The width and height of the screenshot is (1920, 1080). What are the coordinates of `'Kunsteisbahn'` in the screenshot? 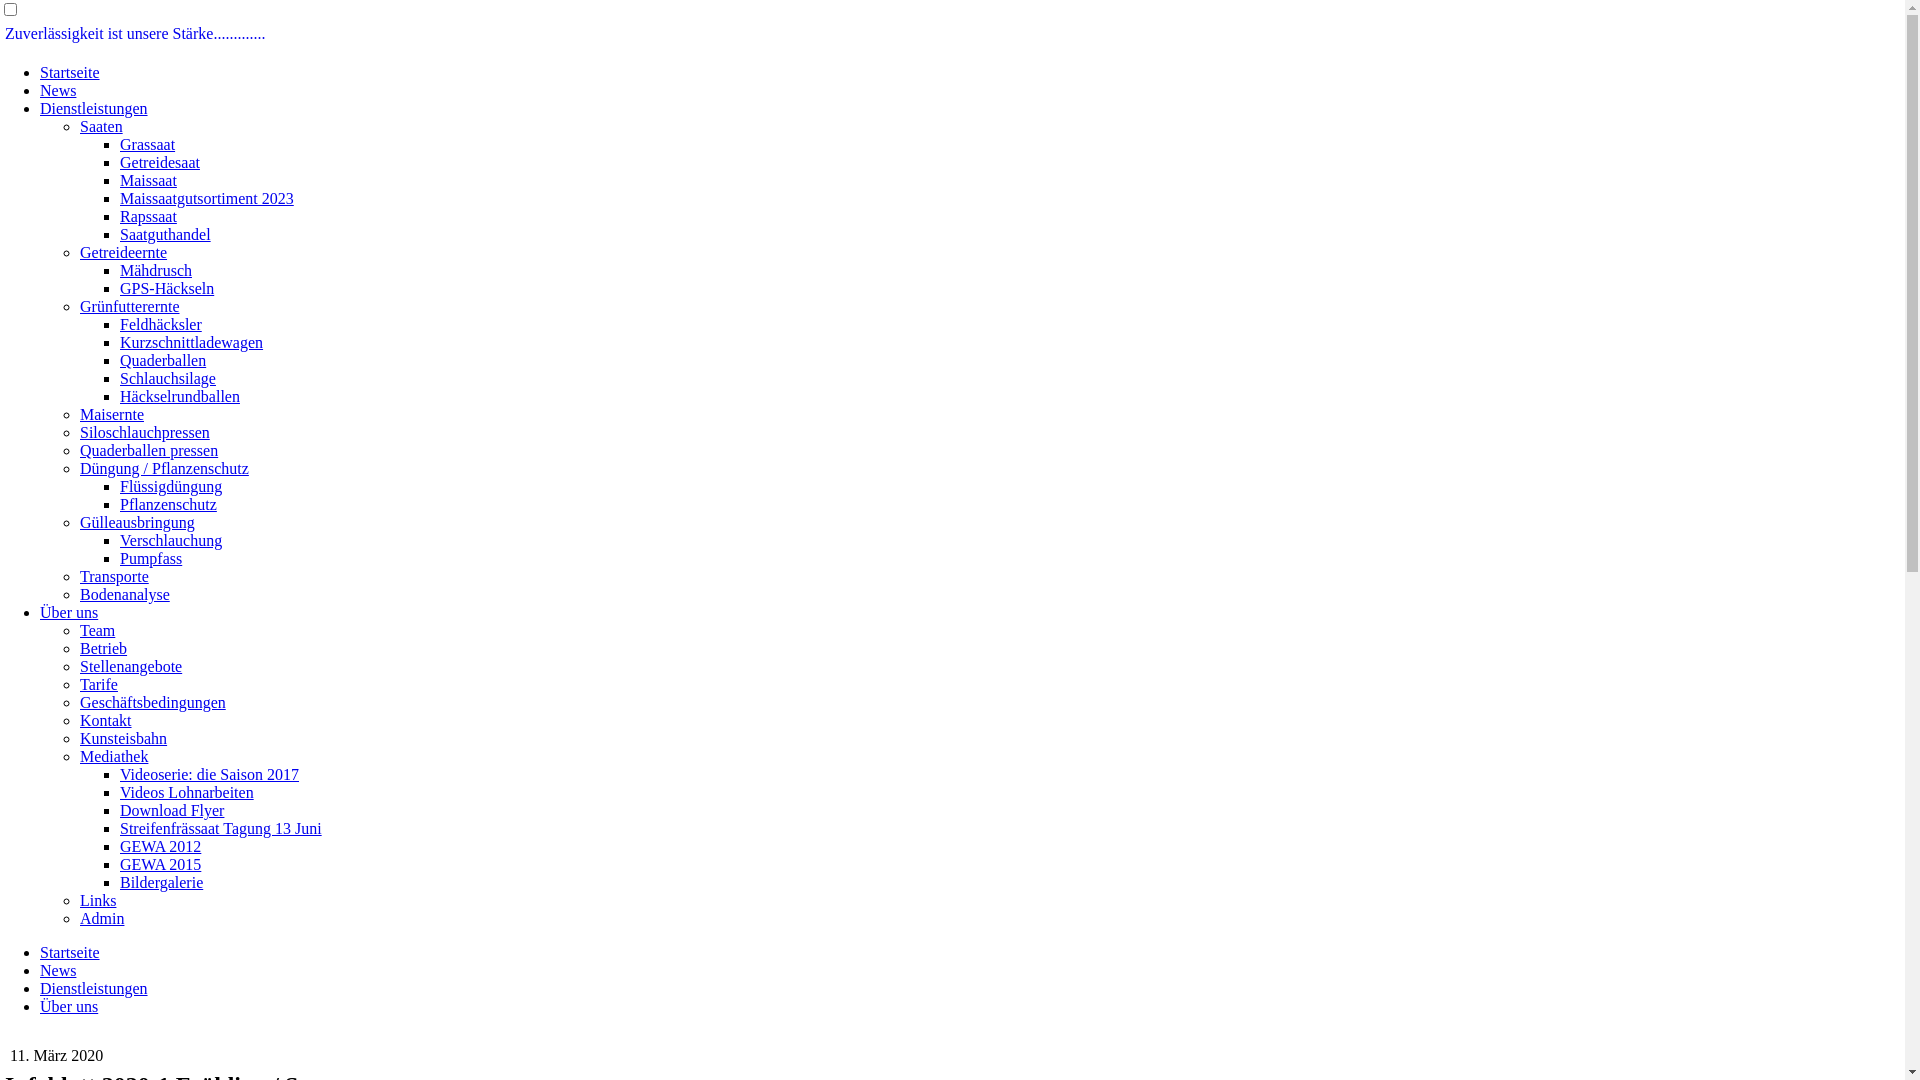 It's located at (80, 738).